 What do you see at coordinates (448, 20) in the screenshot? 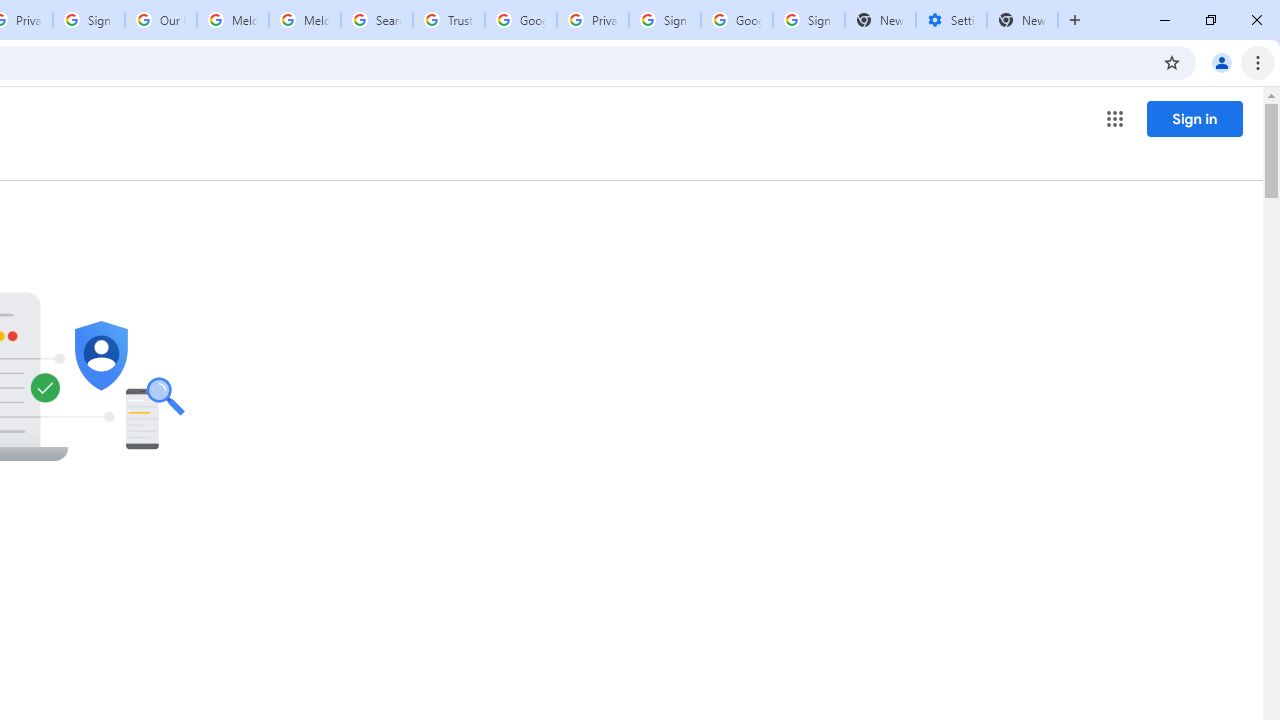
I see `'Trusted Information and Content - Google Safety Center'` at bounding box center [448, 20].